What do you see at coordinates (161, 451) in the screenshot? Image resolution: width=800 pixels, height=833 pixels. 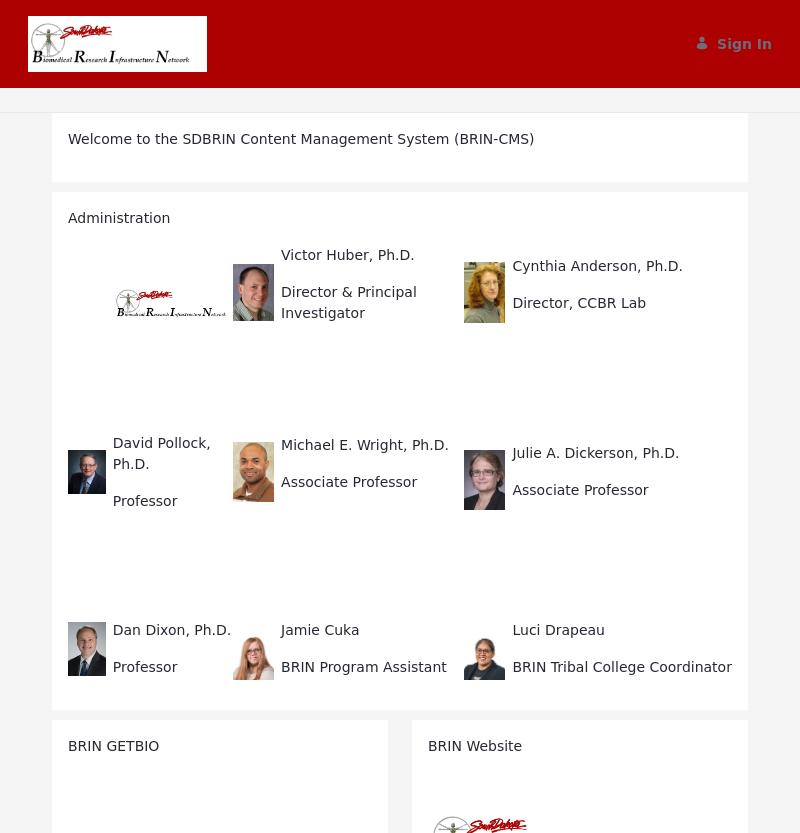 I see `'David Pollock, Ph.D.'` at bounding box center [161, 451].